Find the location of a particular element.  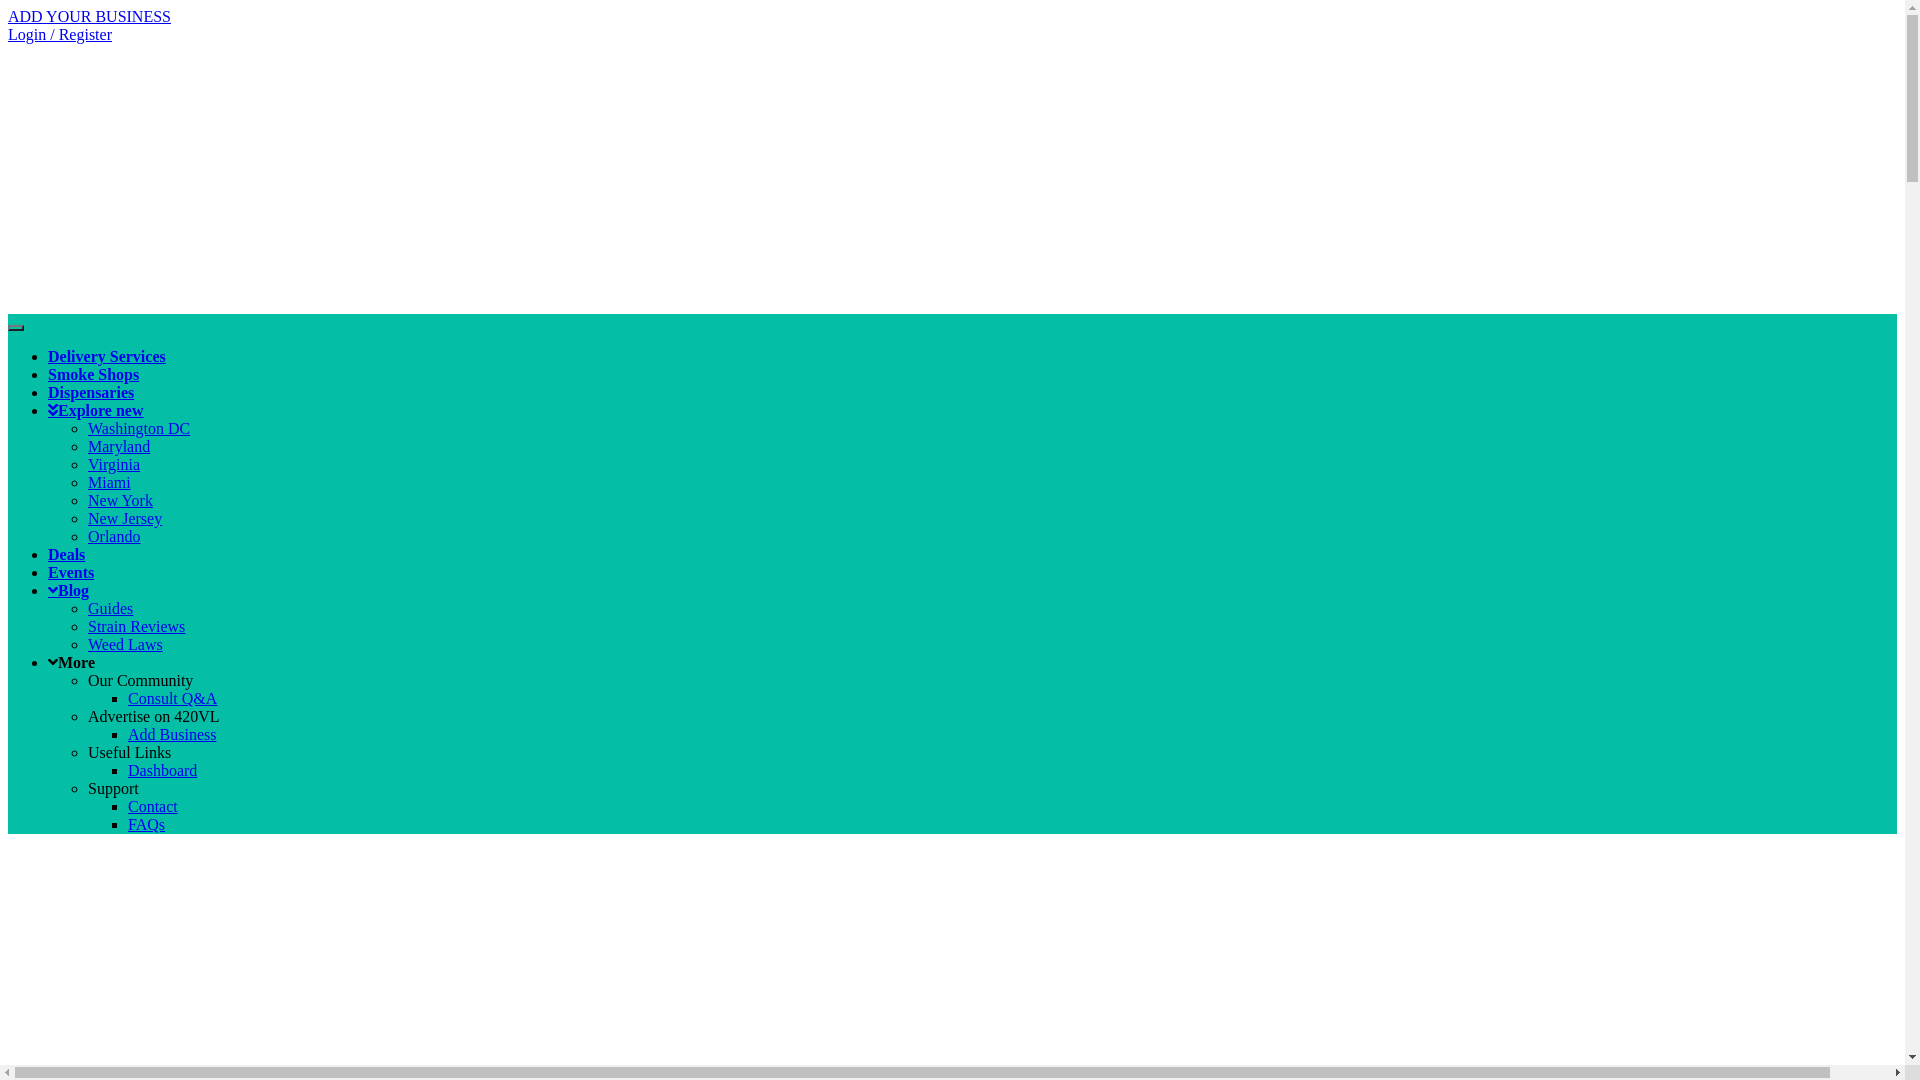

'Our Community' is located at coordinates (139, 679).